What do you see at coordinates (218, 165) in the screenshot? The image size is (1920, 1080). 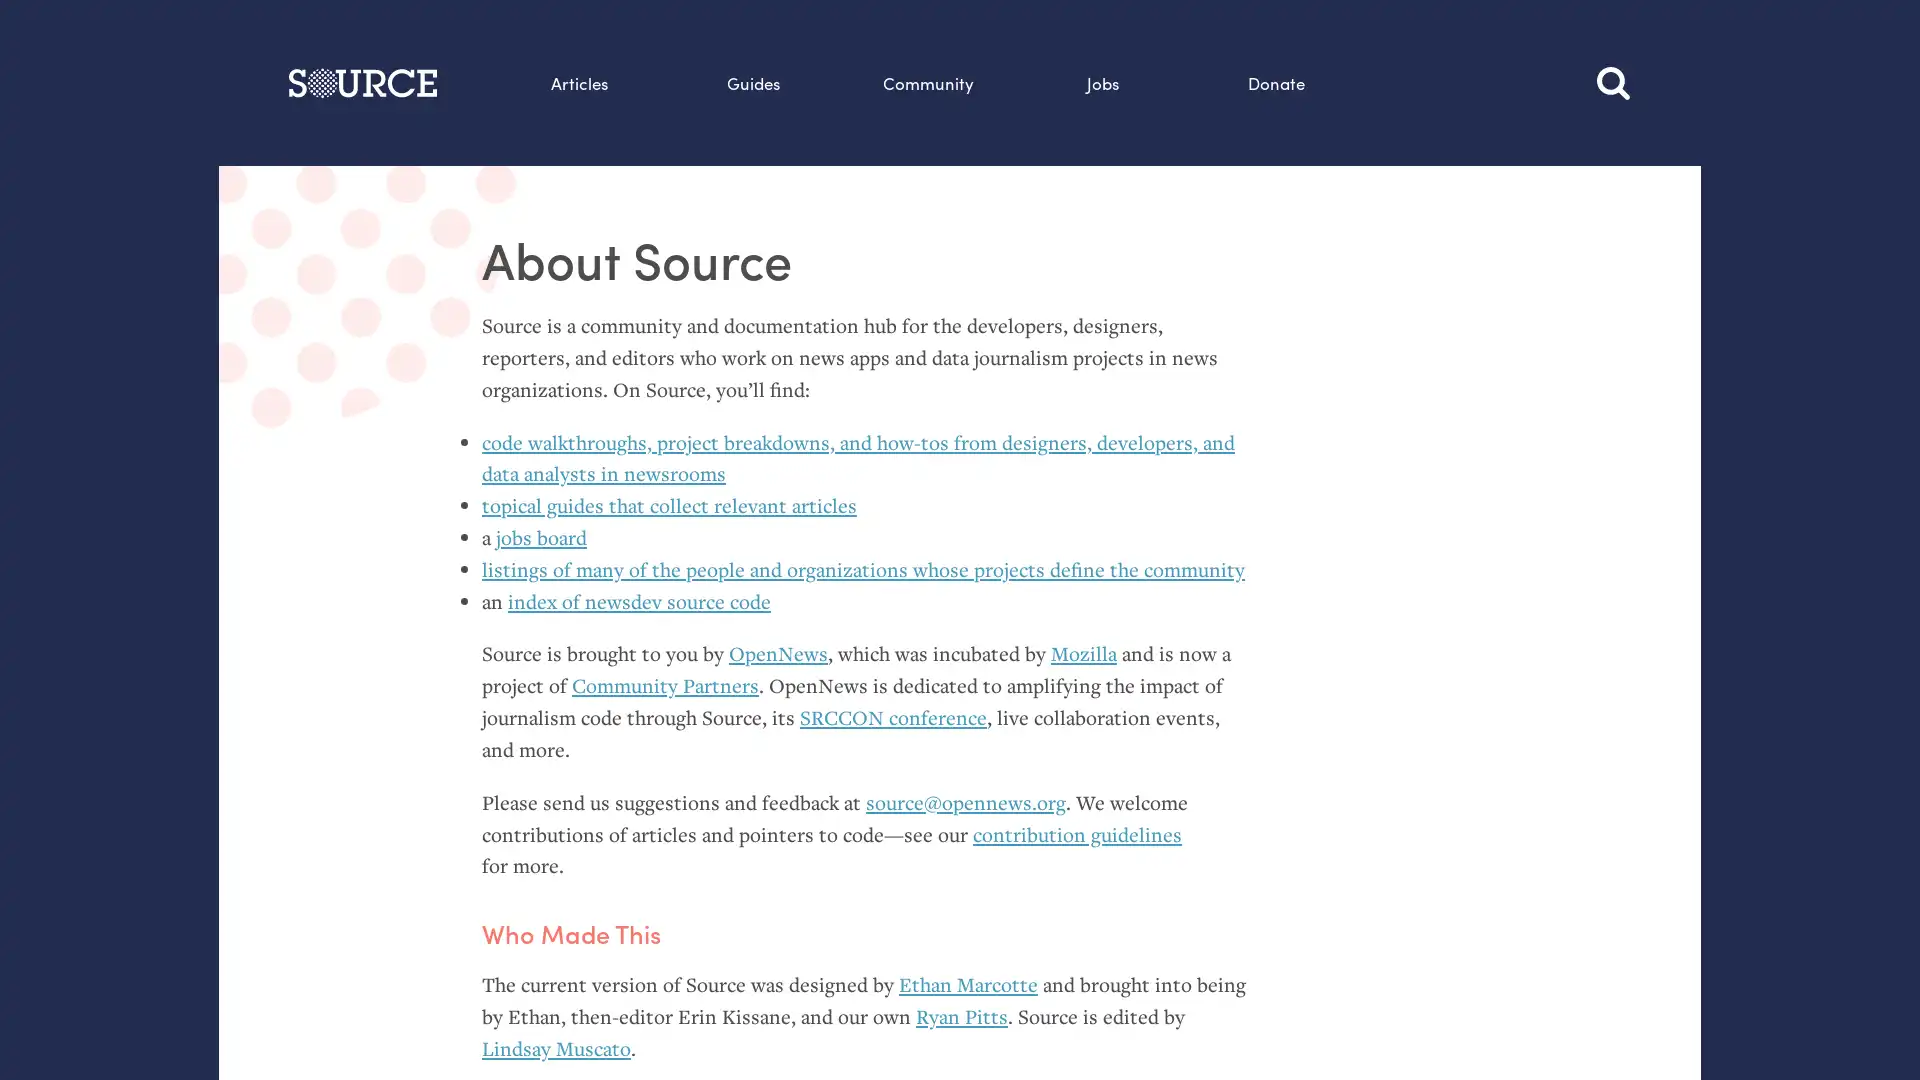 I see `Search this site` at bounding box center [218, 165].